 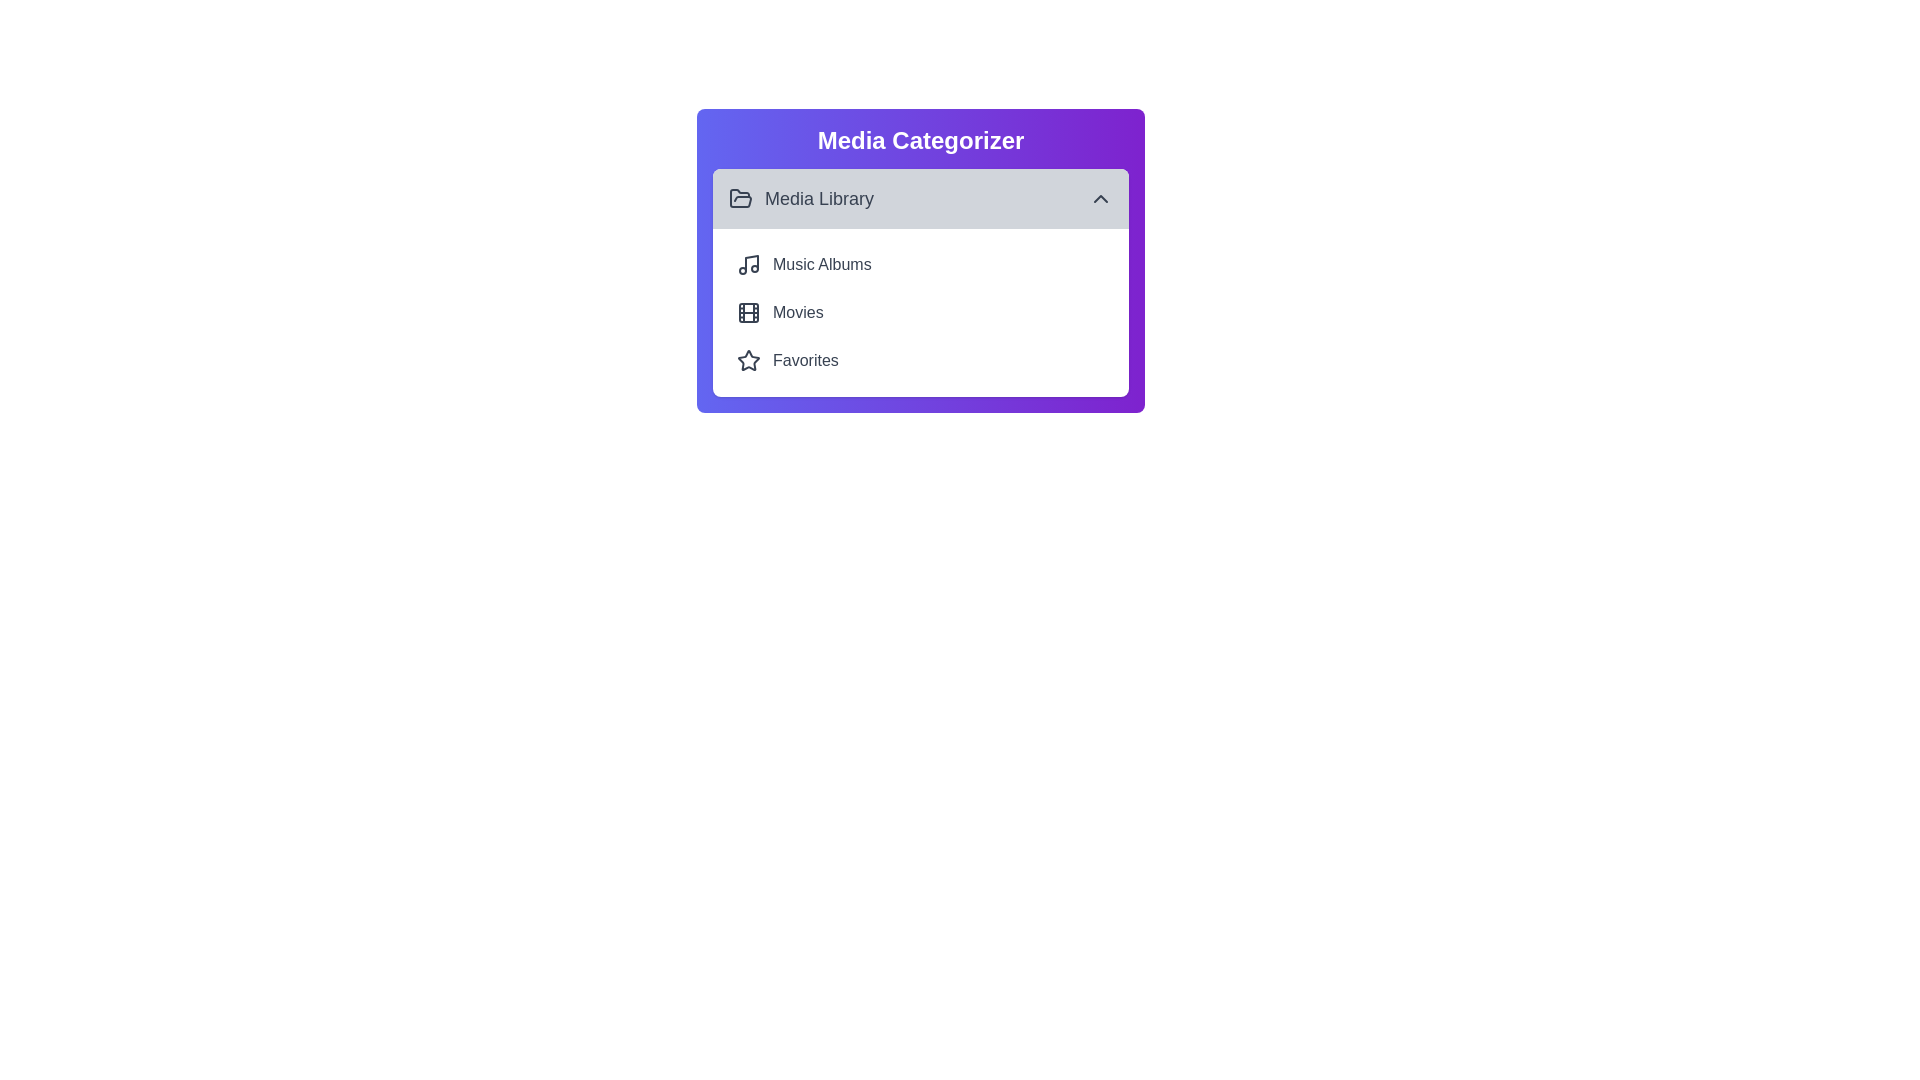 What do you see at coordinates (920, 361) in the screenshot?
I see `the item Favorites from the list` at bounding box center [920, 361].